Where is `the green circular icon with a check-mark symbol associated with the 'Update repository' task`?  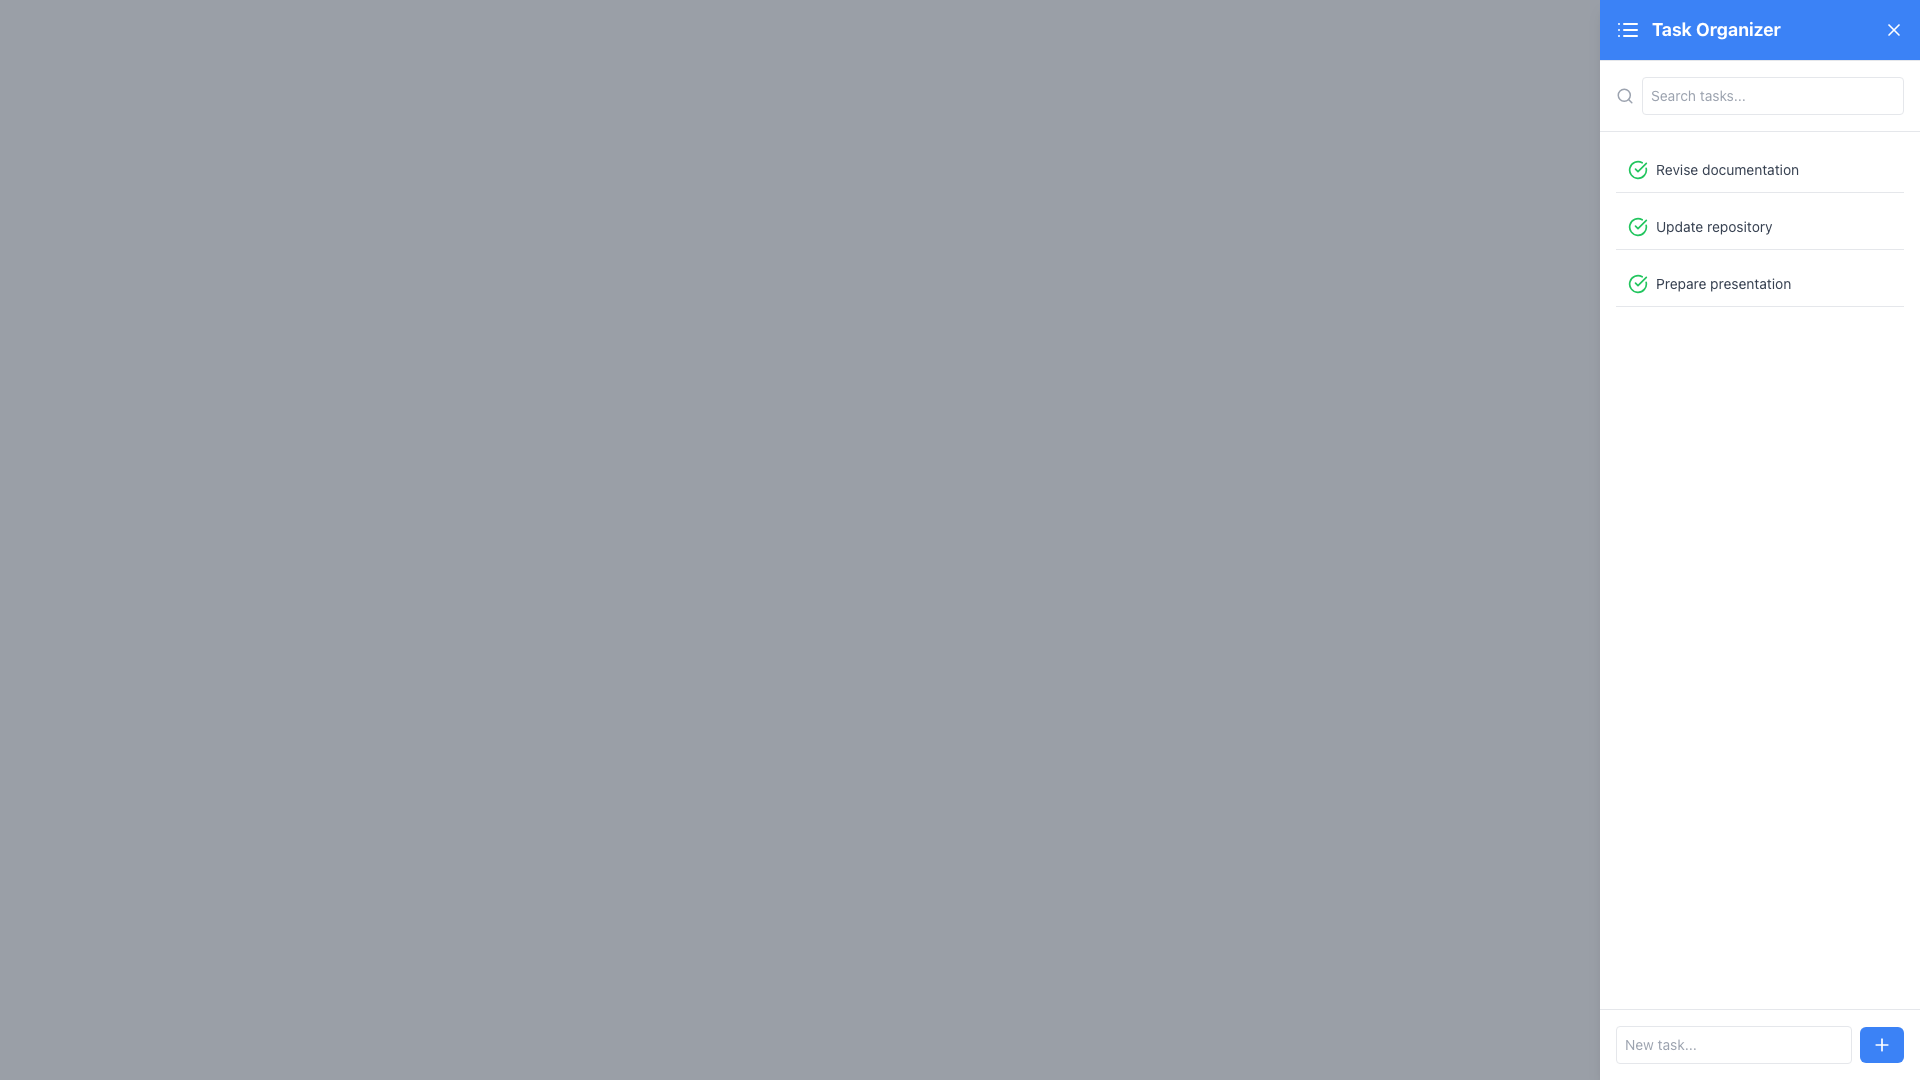 the green circular icon with a check-mark symbol associated with the 'Update repository' task is located at coordinates (1637, 226).